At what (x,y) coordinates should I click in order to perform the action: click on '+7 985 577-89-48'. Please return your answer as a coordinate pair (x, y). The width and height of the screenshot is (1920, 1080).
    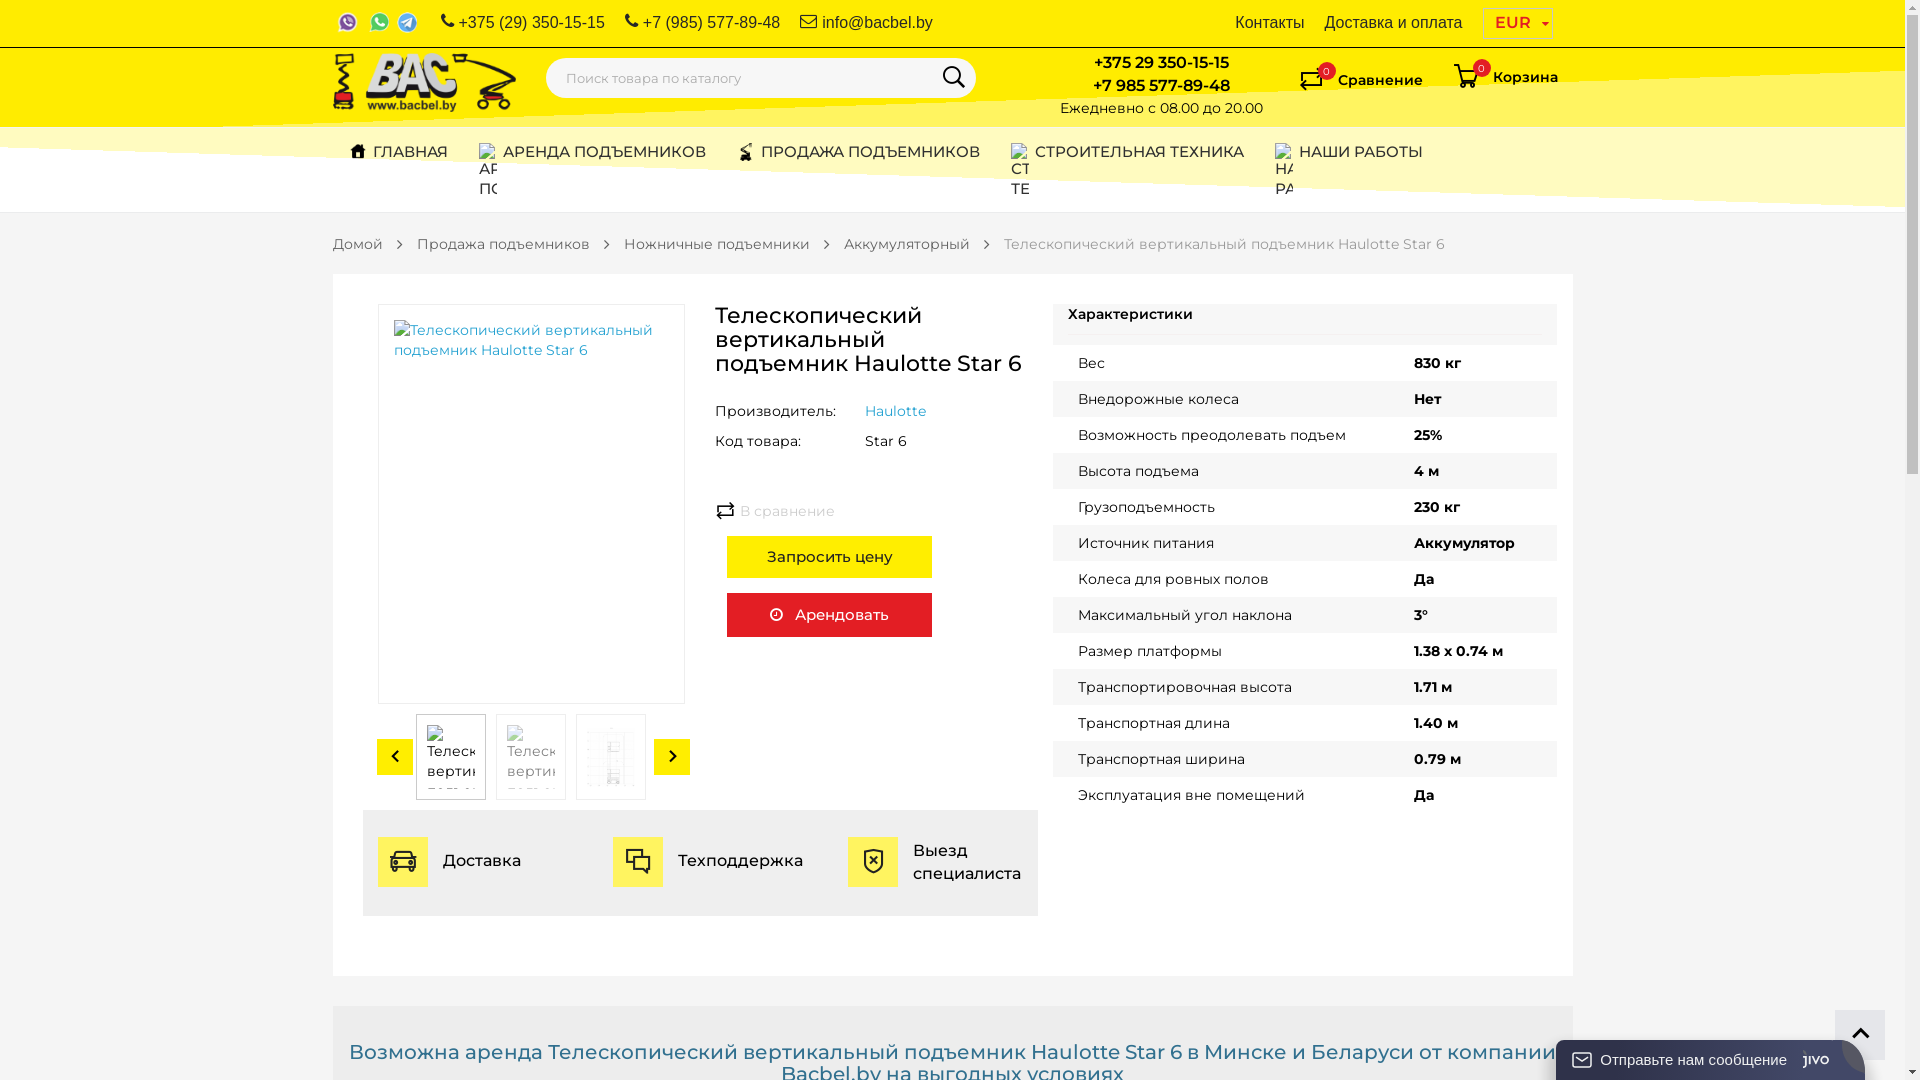
    Looking at the image, I should click on (1090, 84).